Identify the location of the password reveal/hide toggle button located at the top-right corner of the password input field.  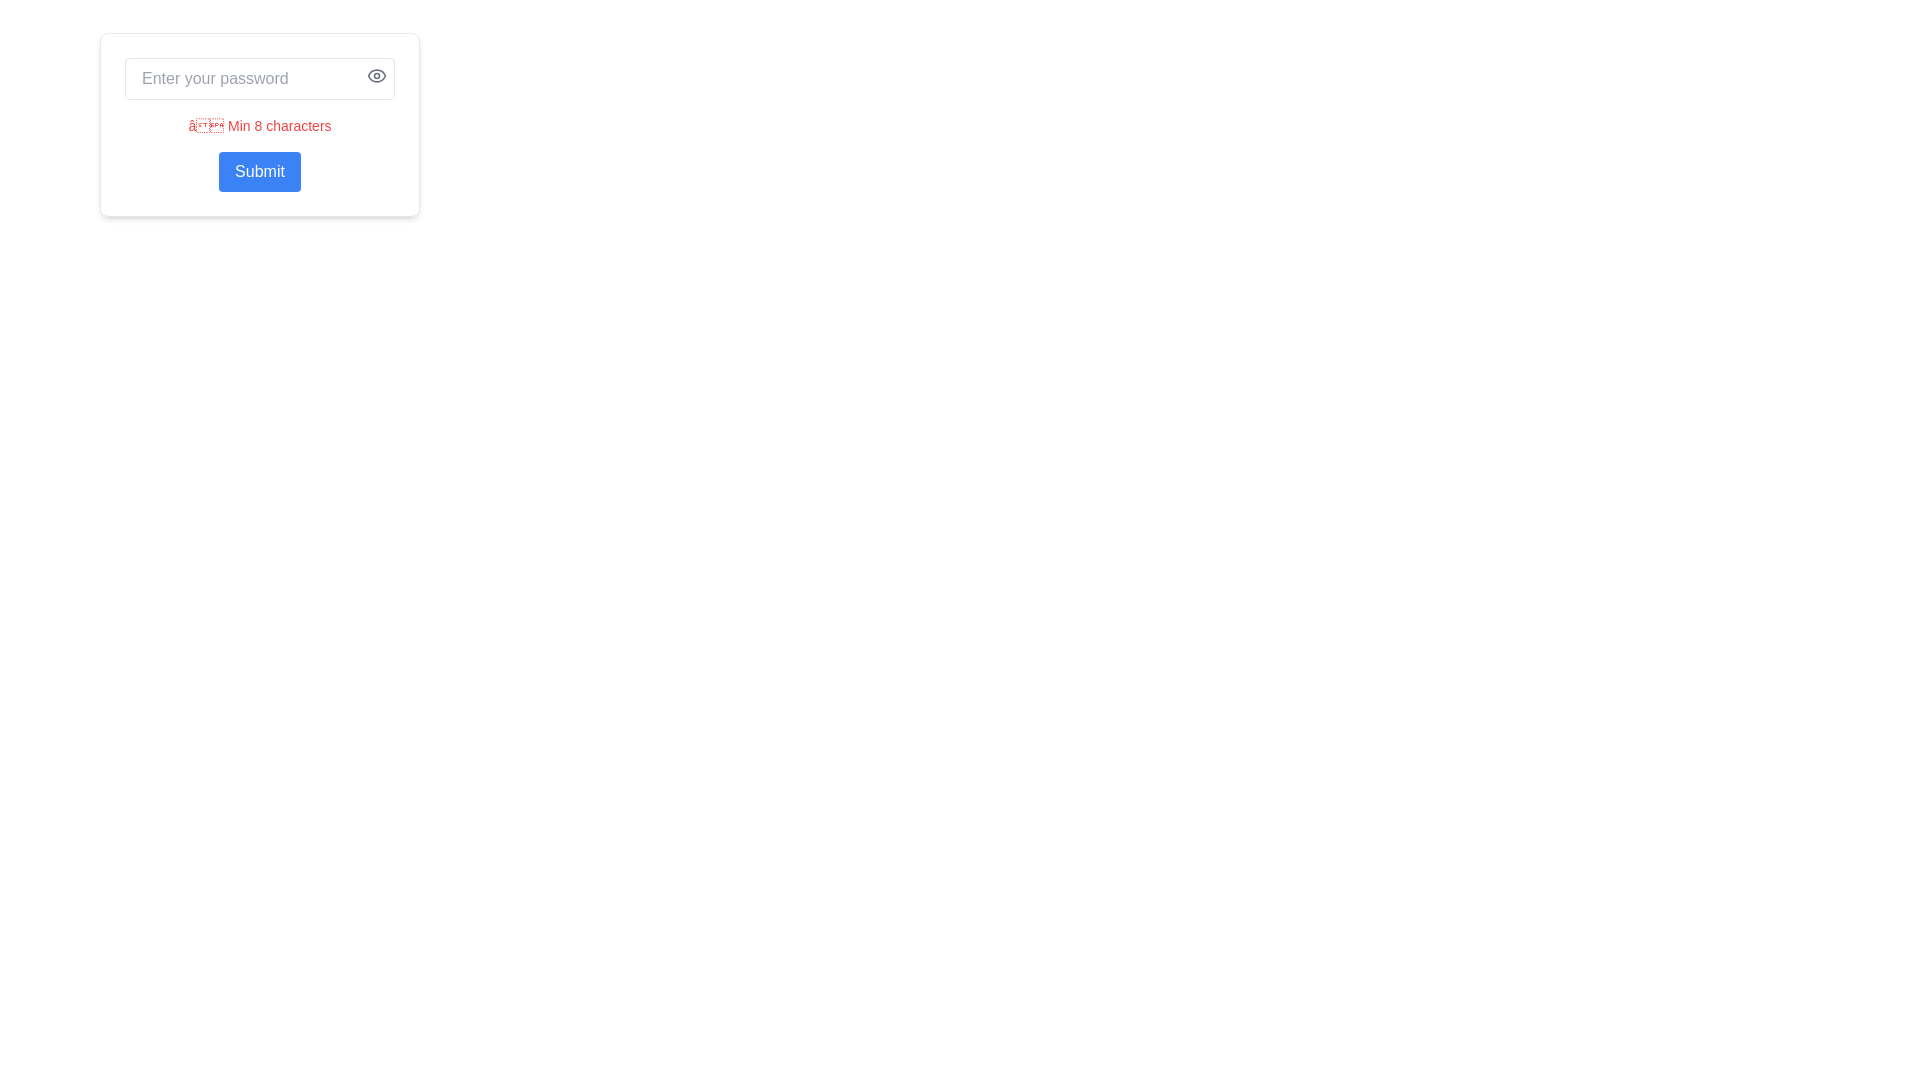
(377, 75).